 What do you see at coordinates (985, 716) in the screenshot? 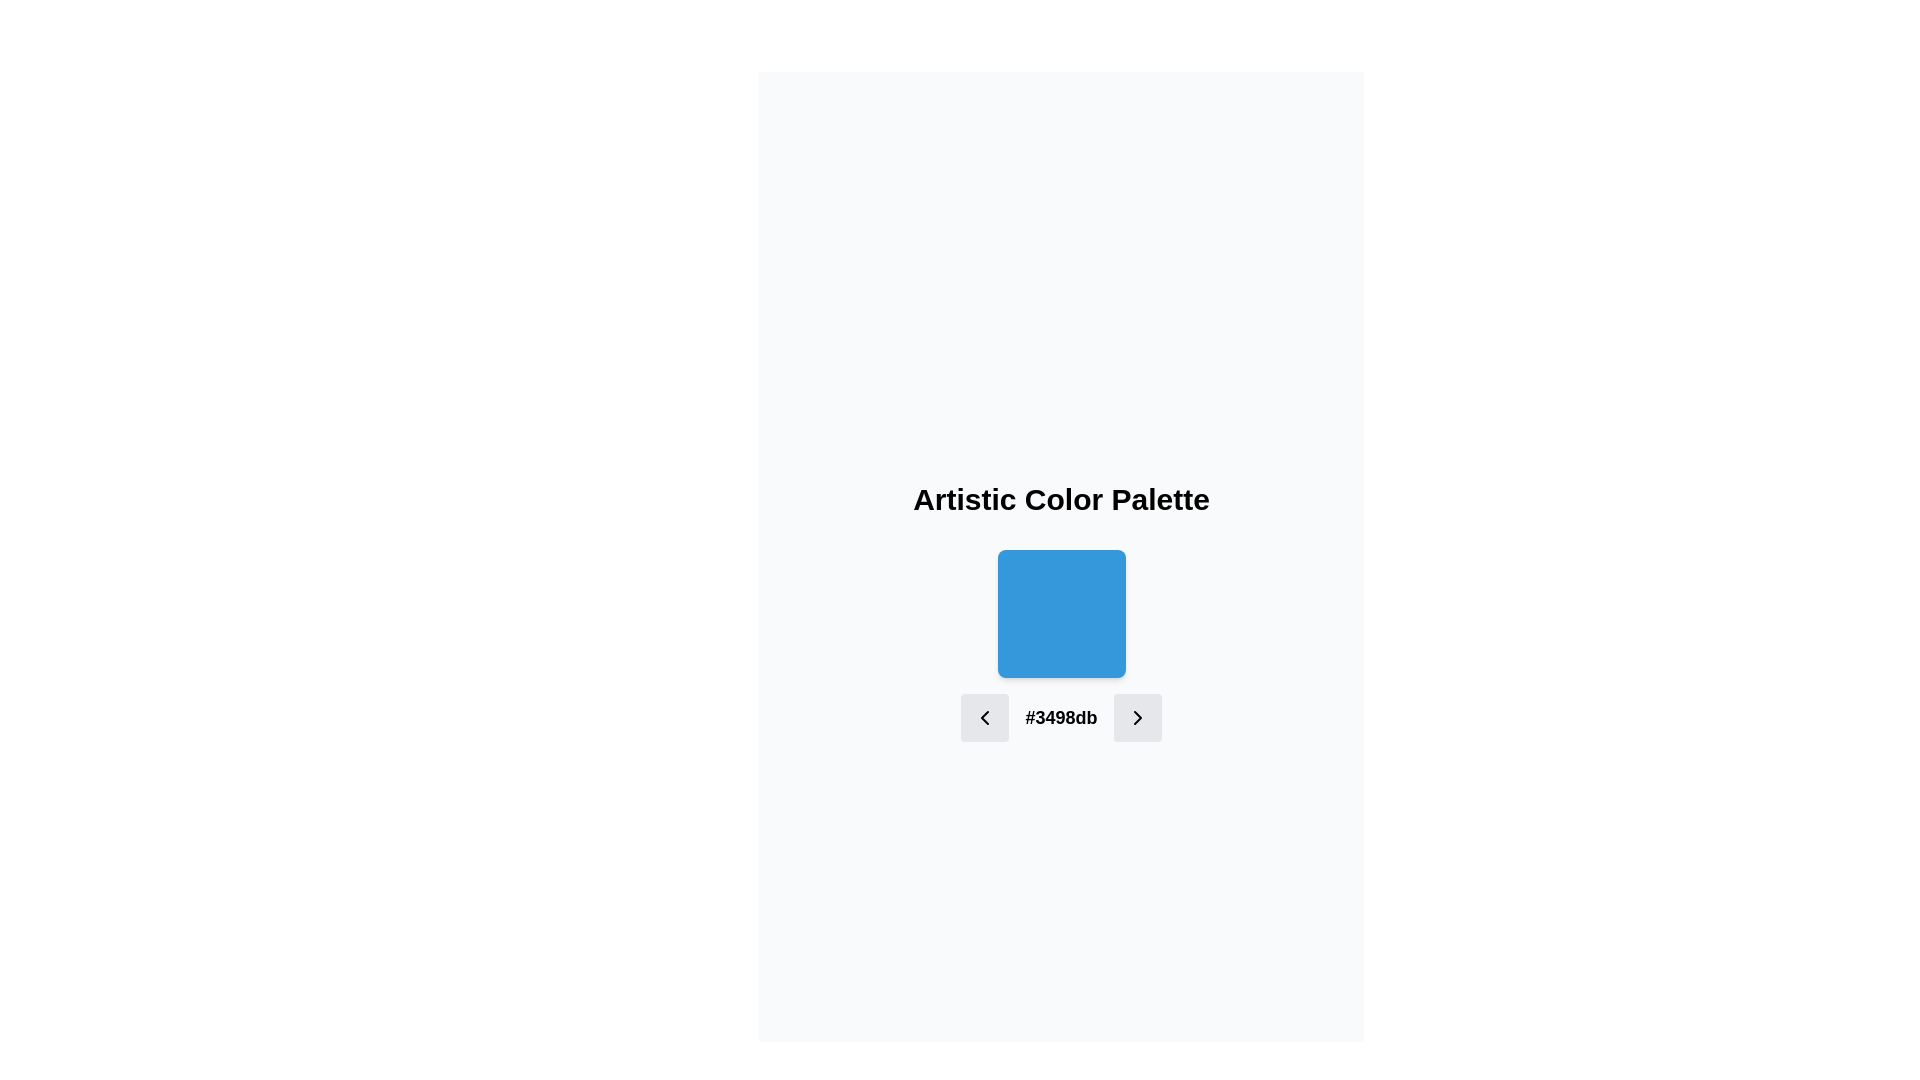
I see `the navigation button located to the left of the color code text '#3498db'` at bounding box center [985, 716].